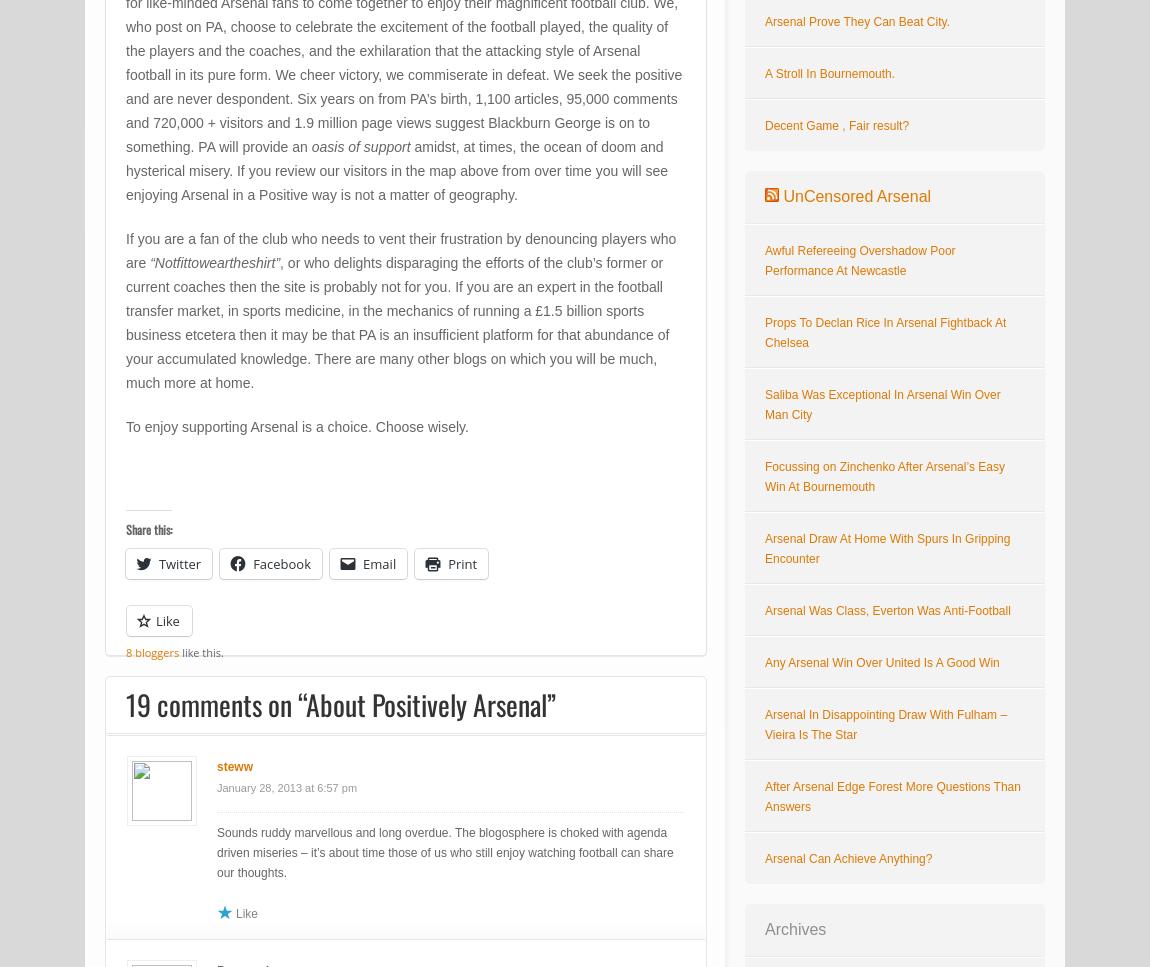  Describe the element at coordinates (855, 195) in the screenshot. I see `'UnCensored Arsenal'` at that location.